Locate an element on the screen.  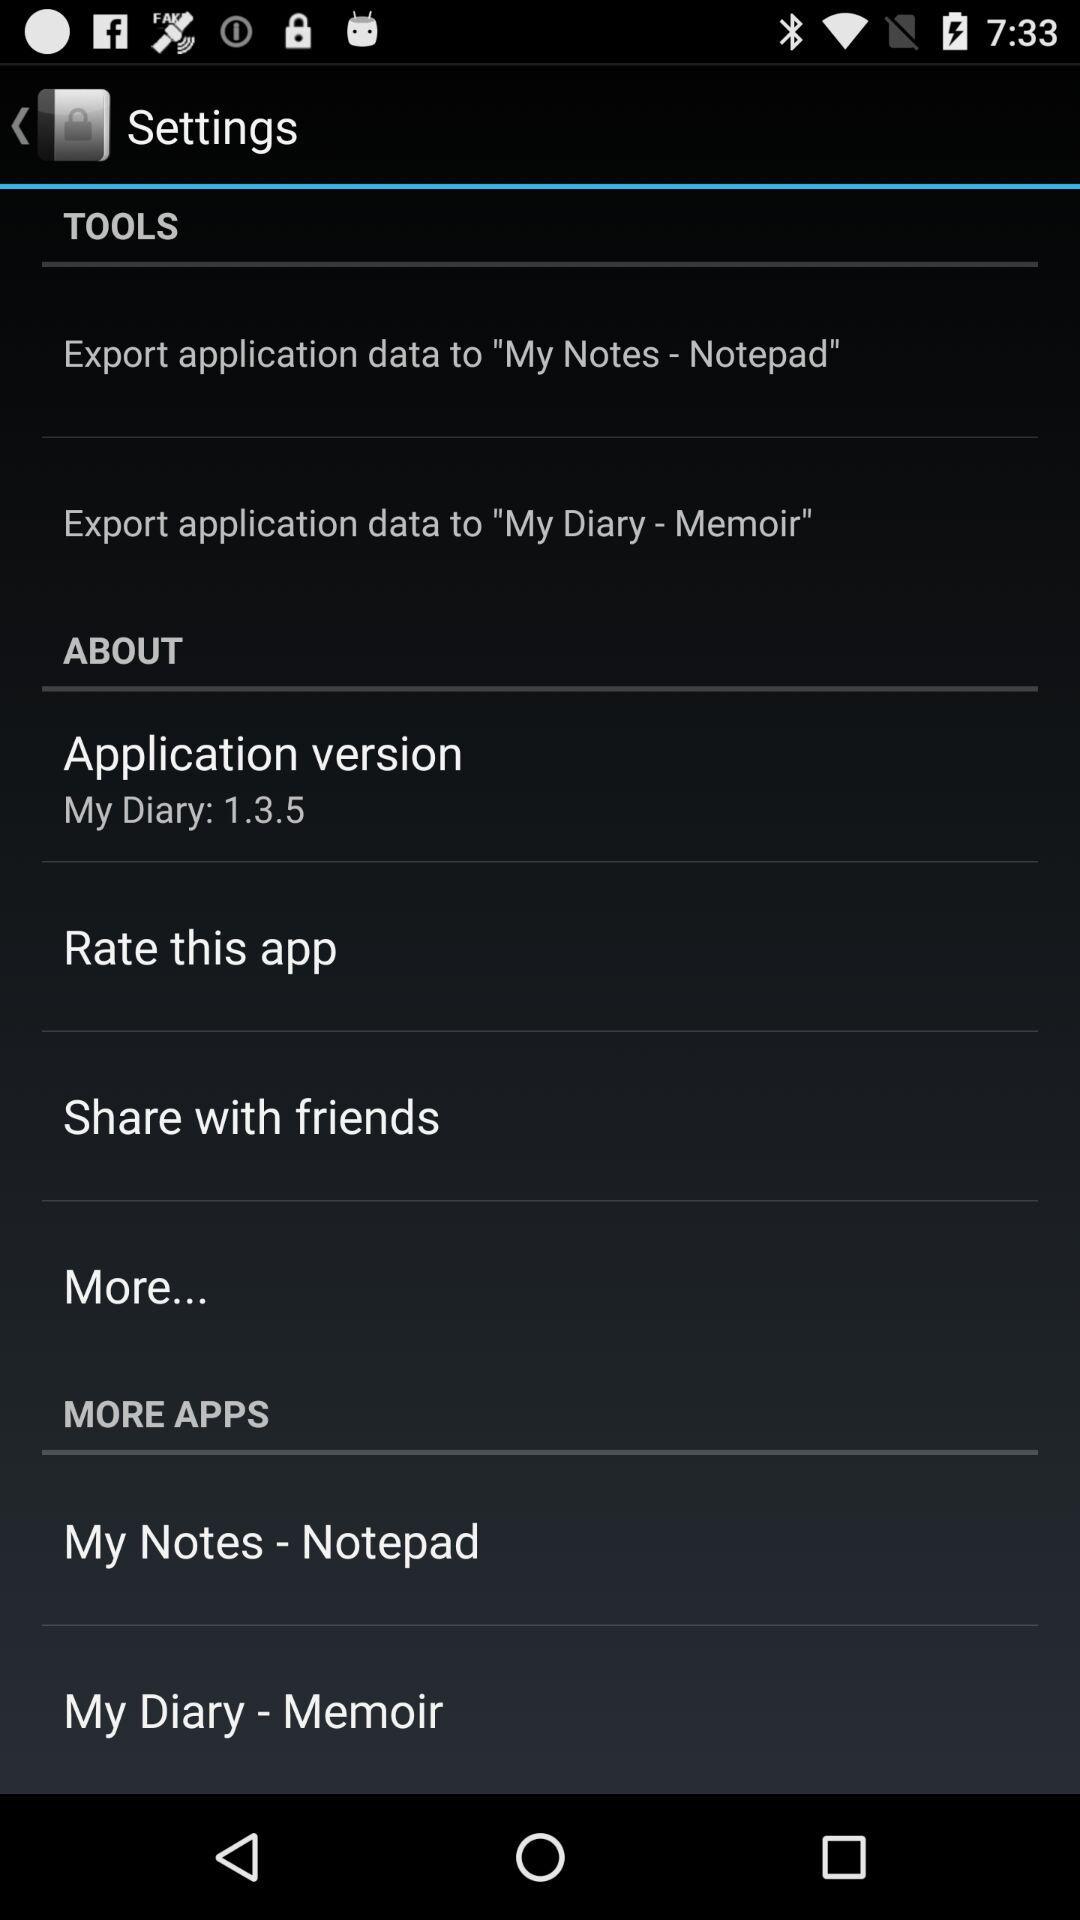
icon at the bottom is located at coordinates (540, 1411).